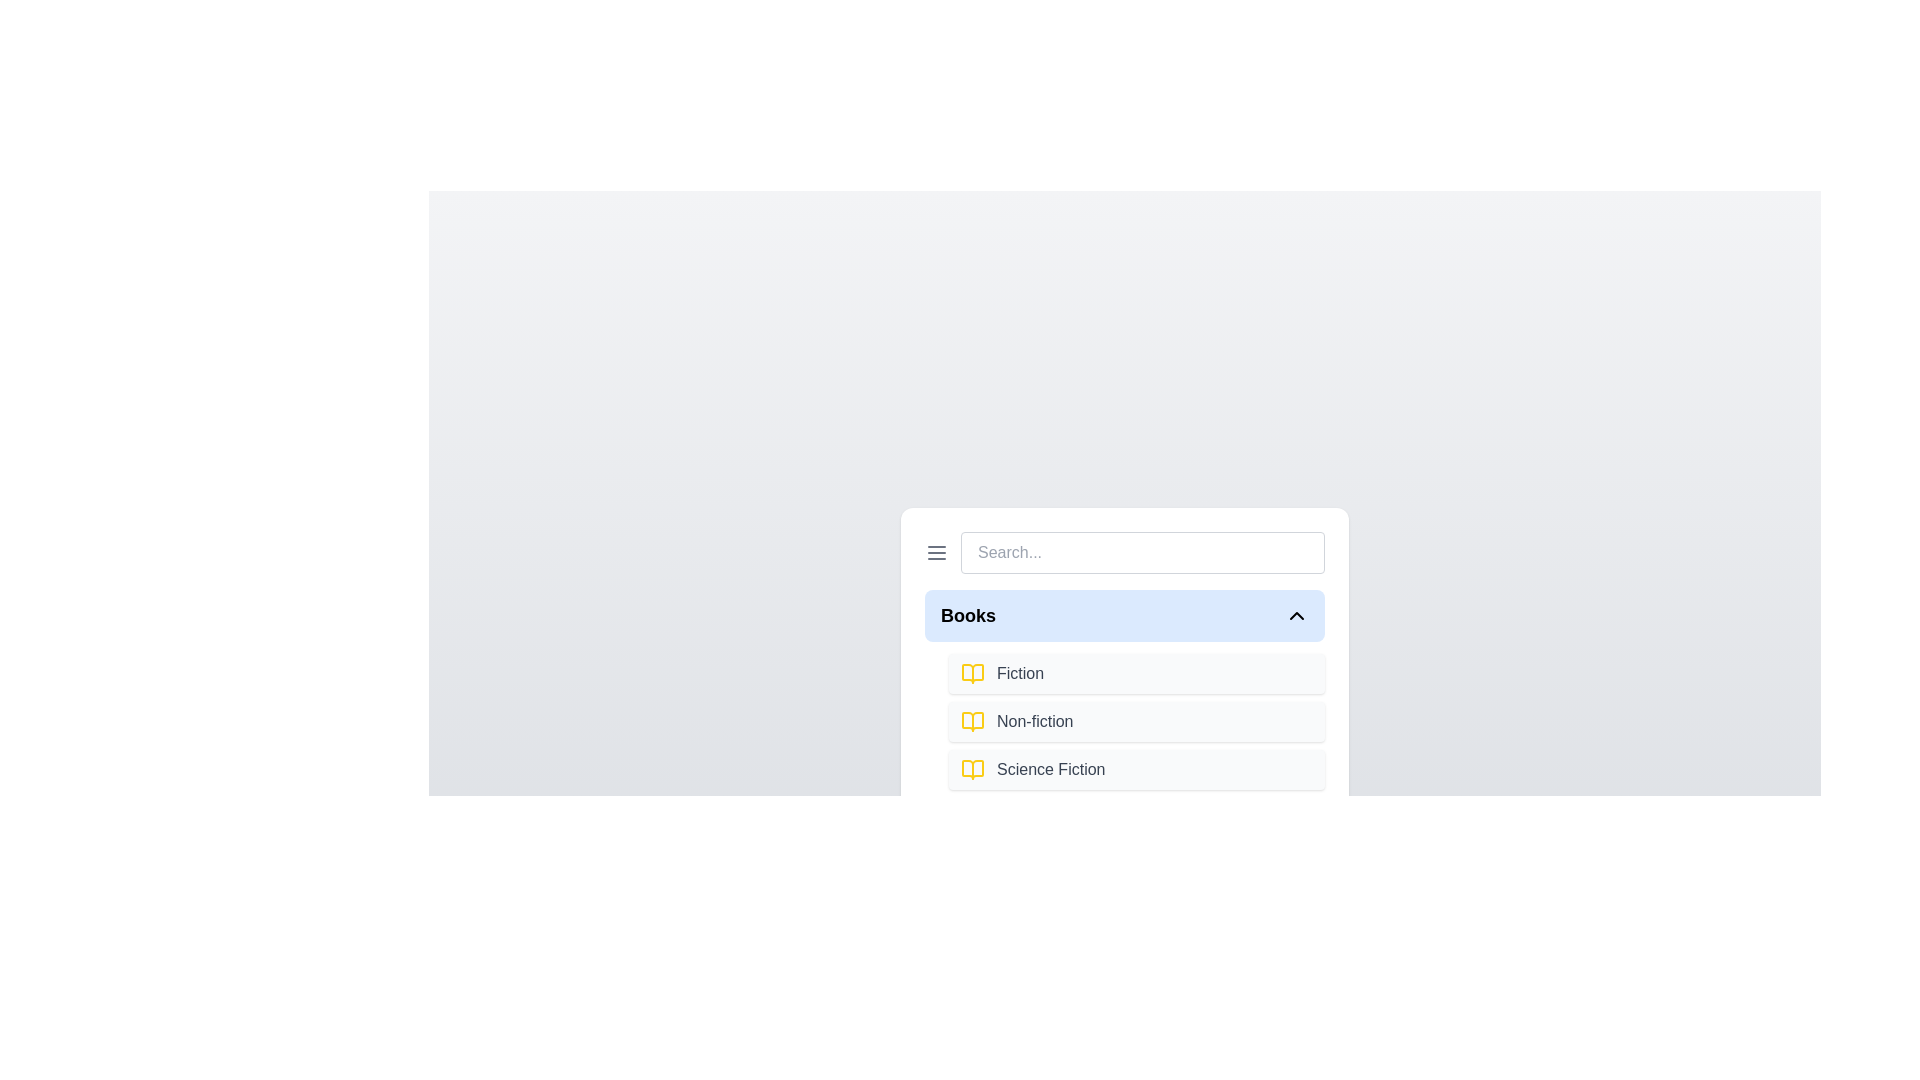  I want to click on the menu icon at the top-left of the component, so click(935, 552).